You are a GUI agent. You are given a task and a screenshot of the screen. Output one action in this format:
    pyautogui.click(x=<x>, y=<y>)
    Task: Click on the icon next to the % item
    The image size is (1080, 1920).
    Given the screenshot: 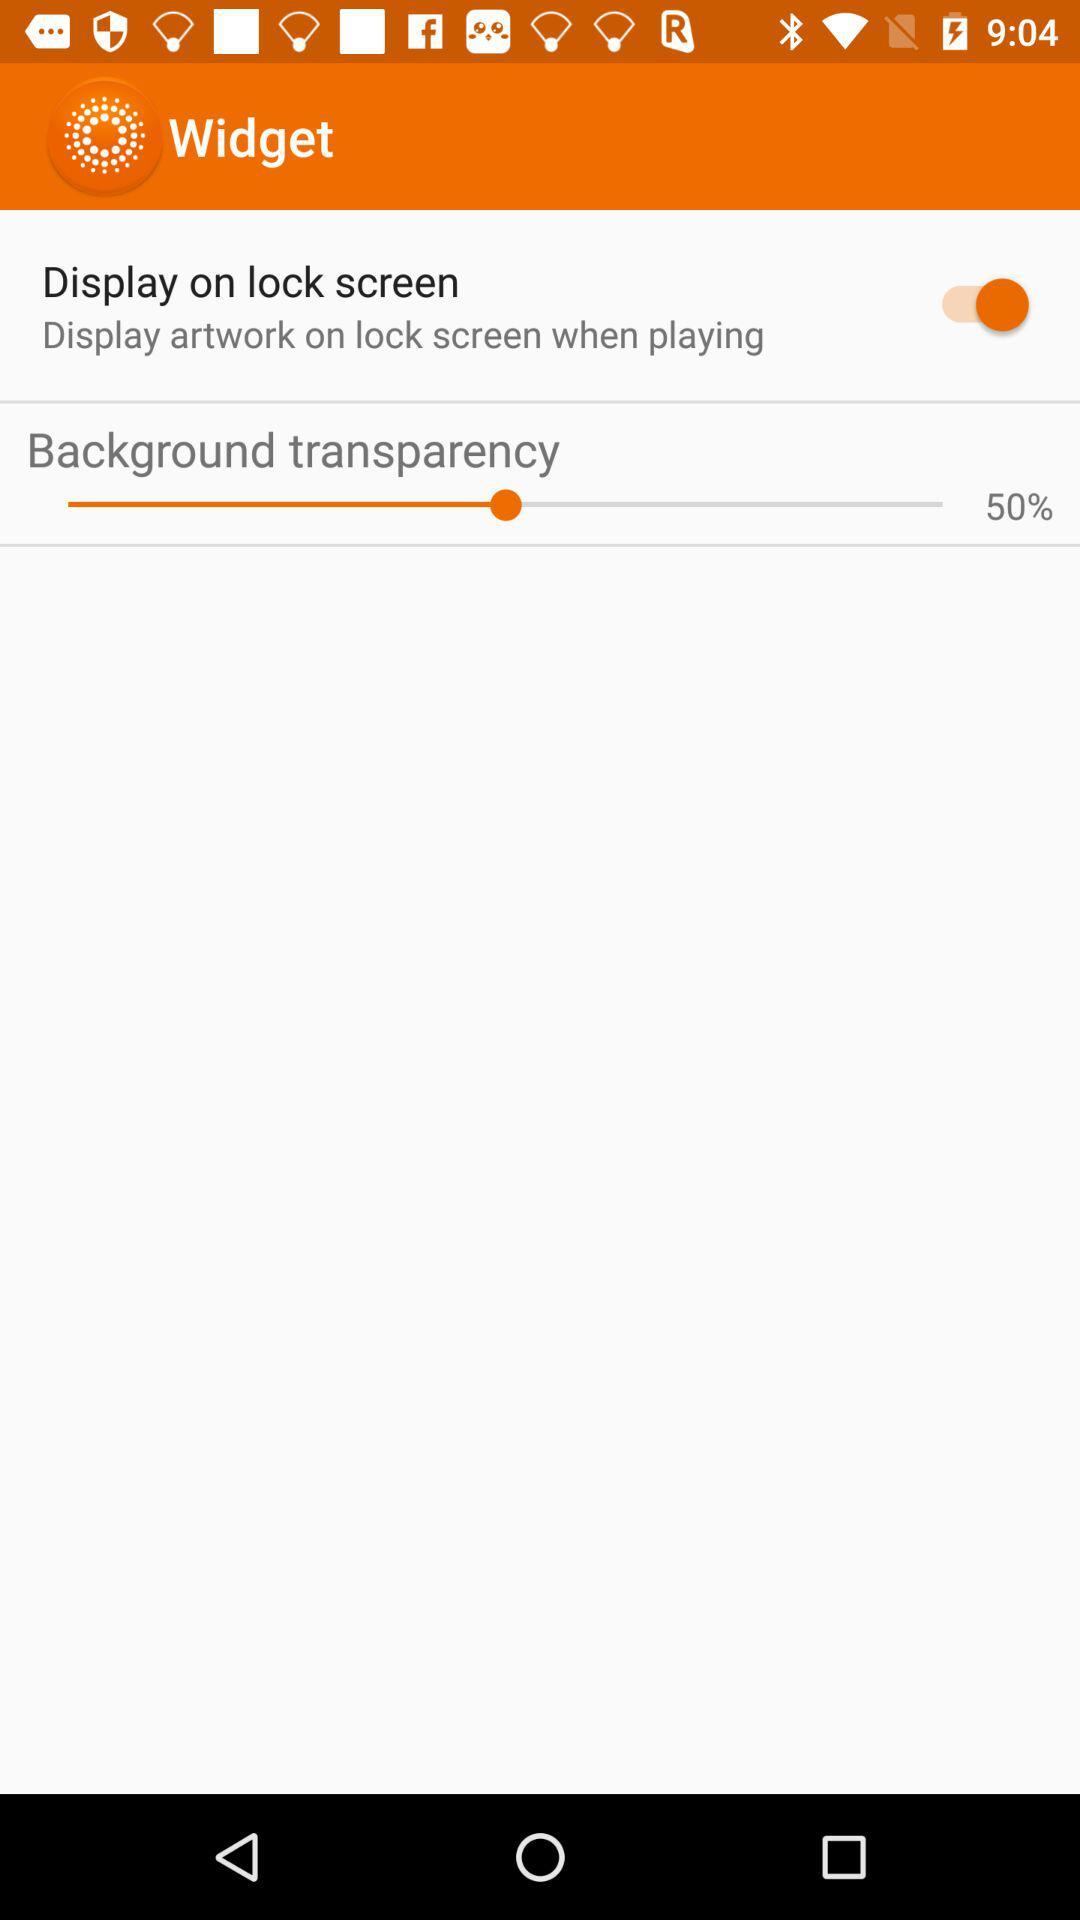 What is the action you would take?
    pyautogui.click(x=1005, y=505)
    